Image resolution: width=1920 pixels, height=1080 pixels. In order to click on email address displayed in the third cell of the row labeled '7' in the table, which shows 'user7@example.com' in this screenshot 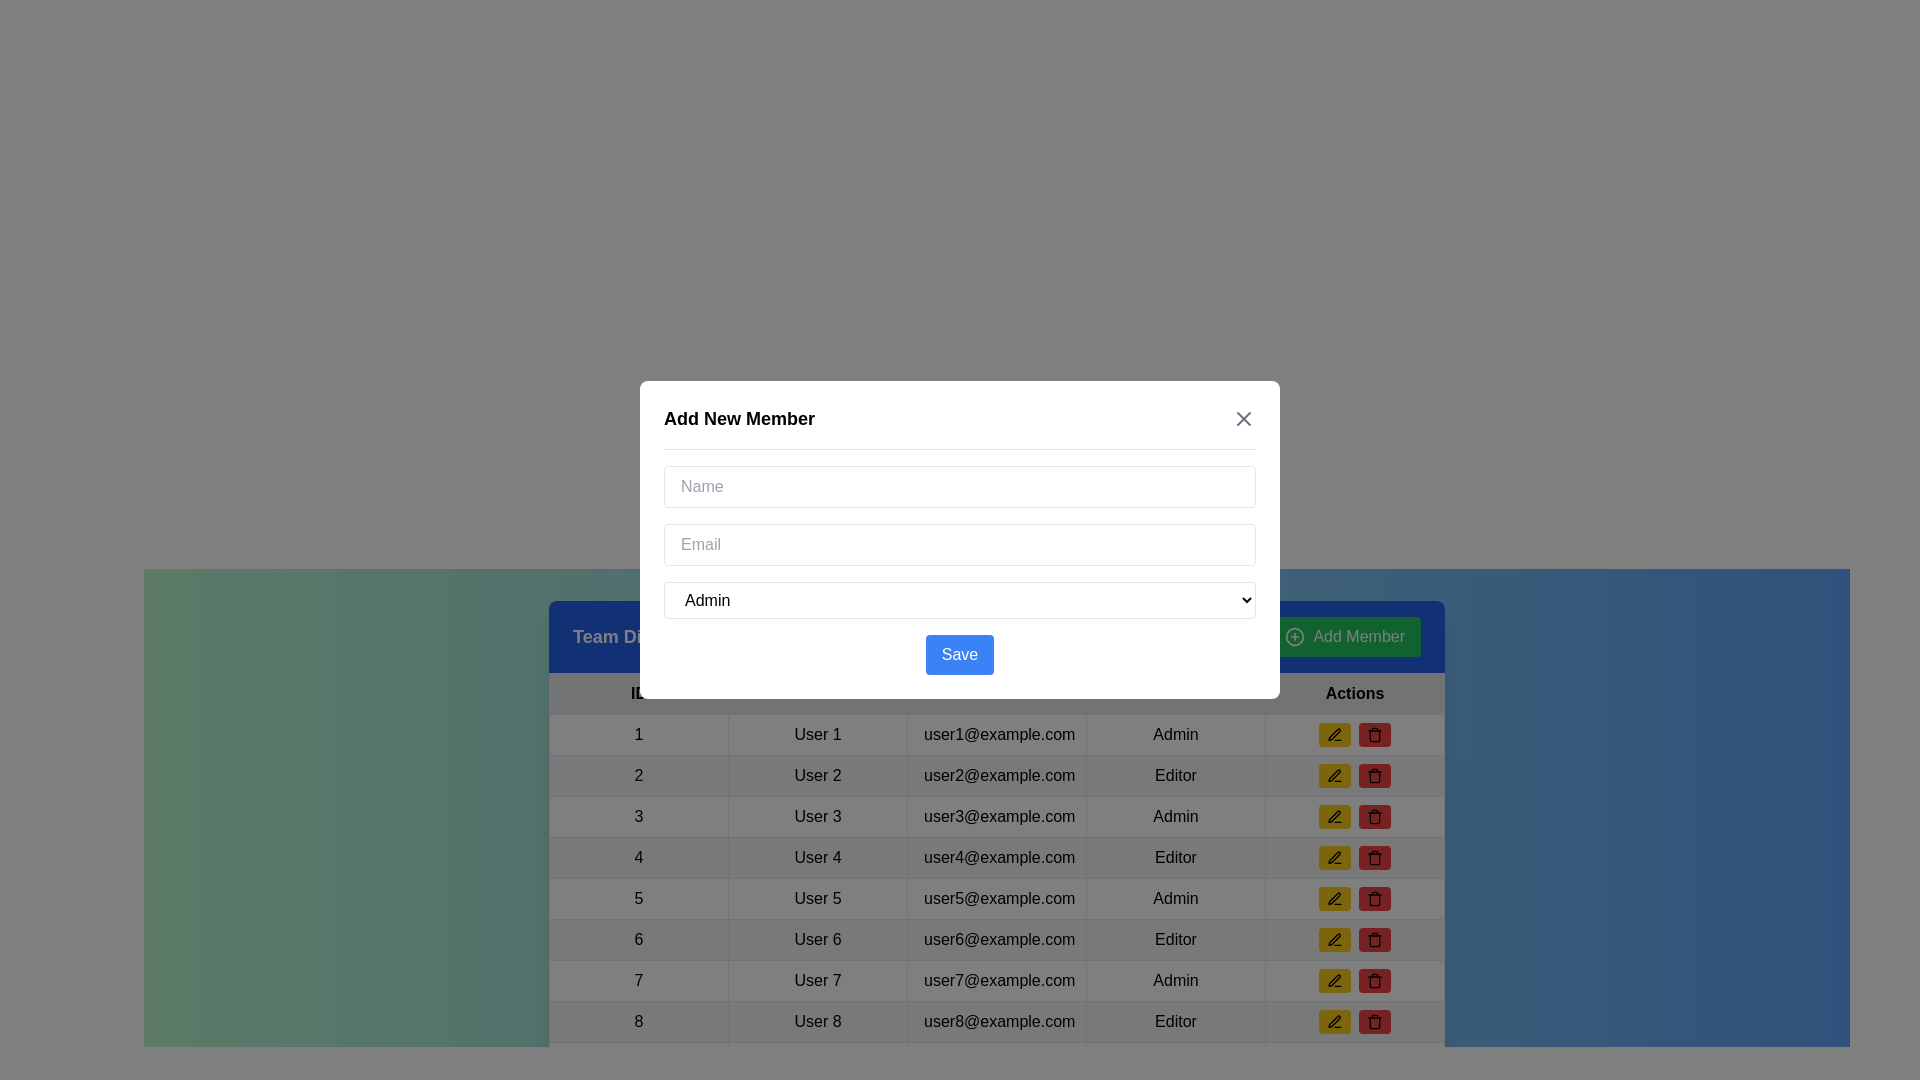, I will do `click(997, 979)`.